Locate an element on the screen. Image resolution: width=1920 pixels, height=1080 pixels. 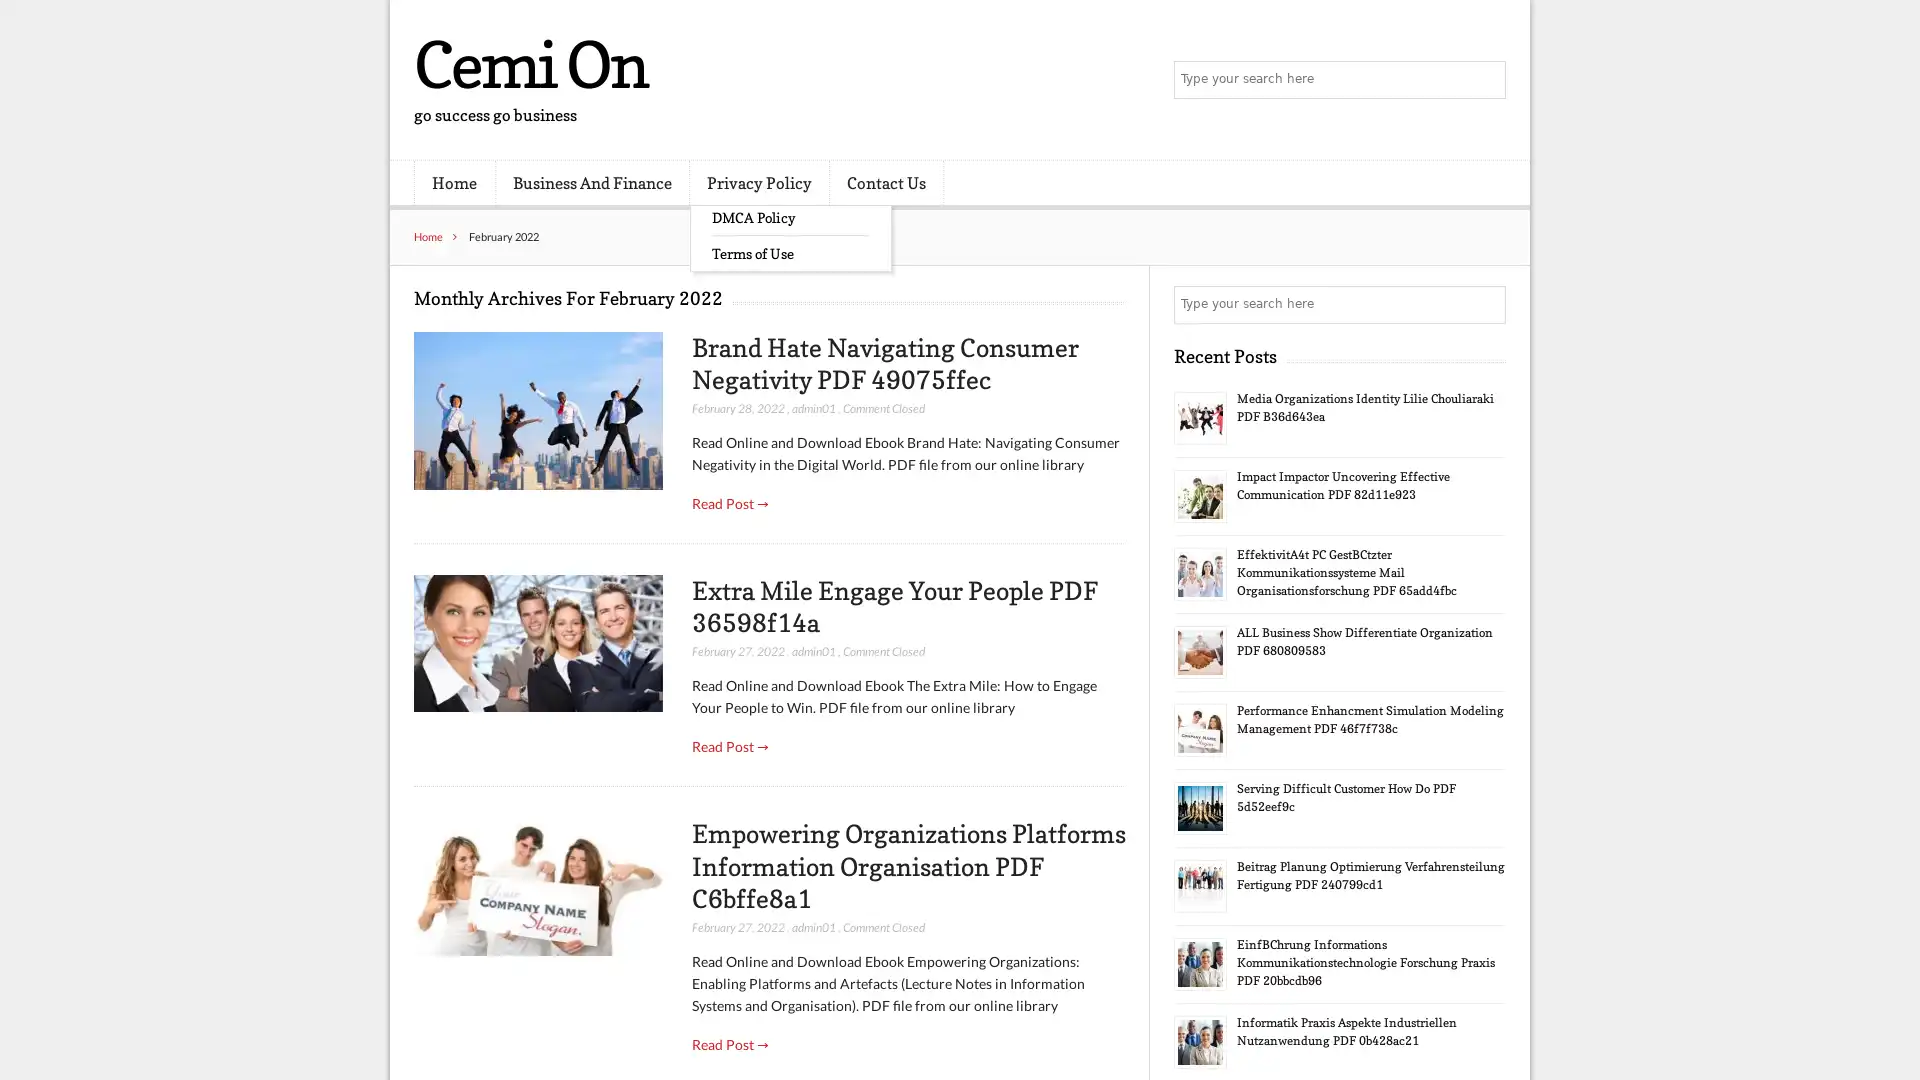
Search is located at coordinates (1485, 80).